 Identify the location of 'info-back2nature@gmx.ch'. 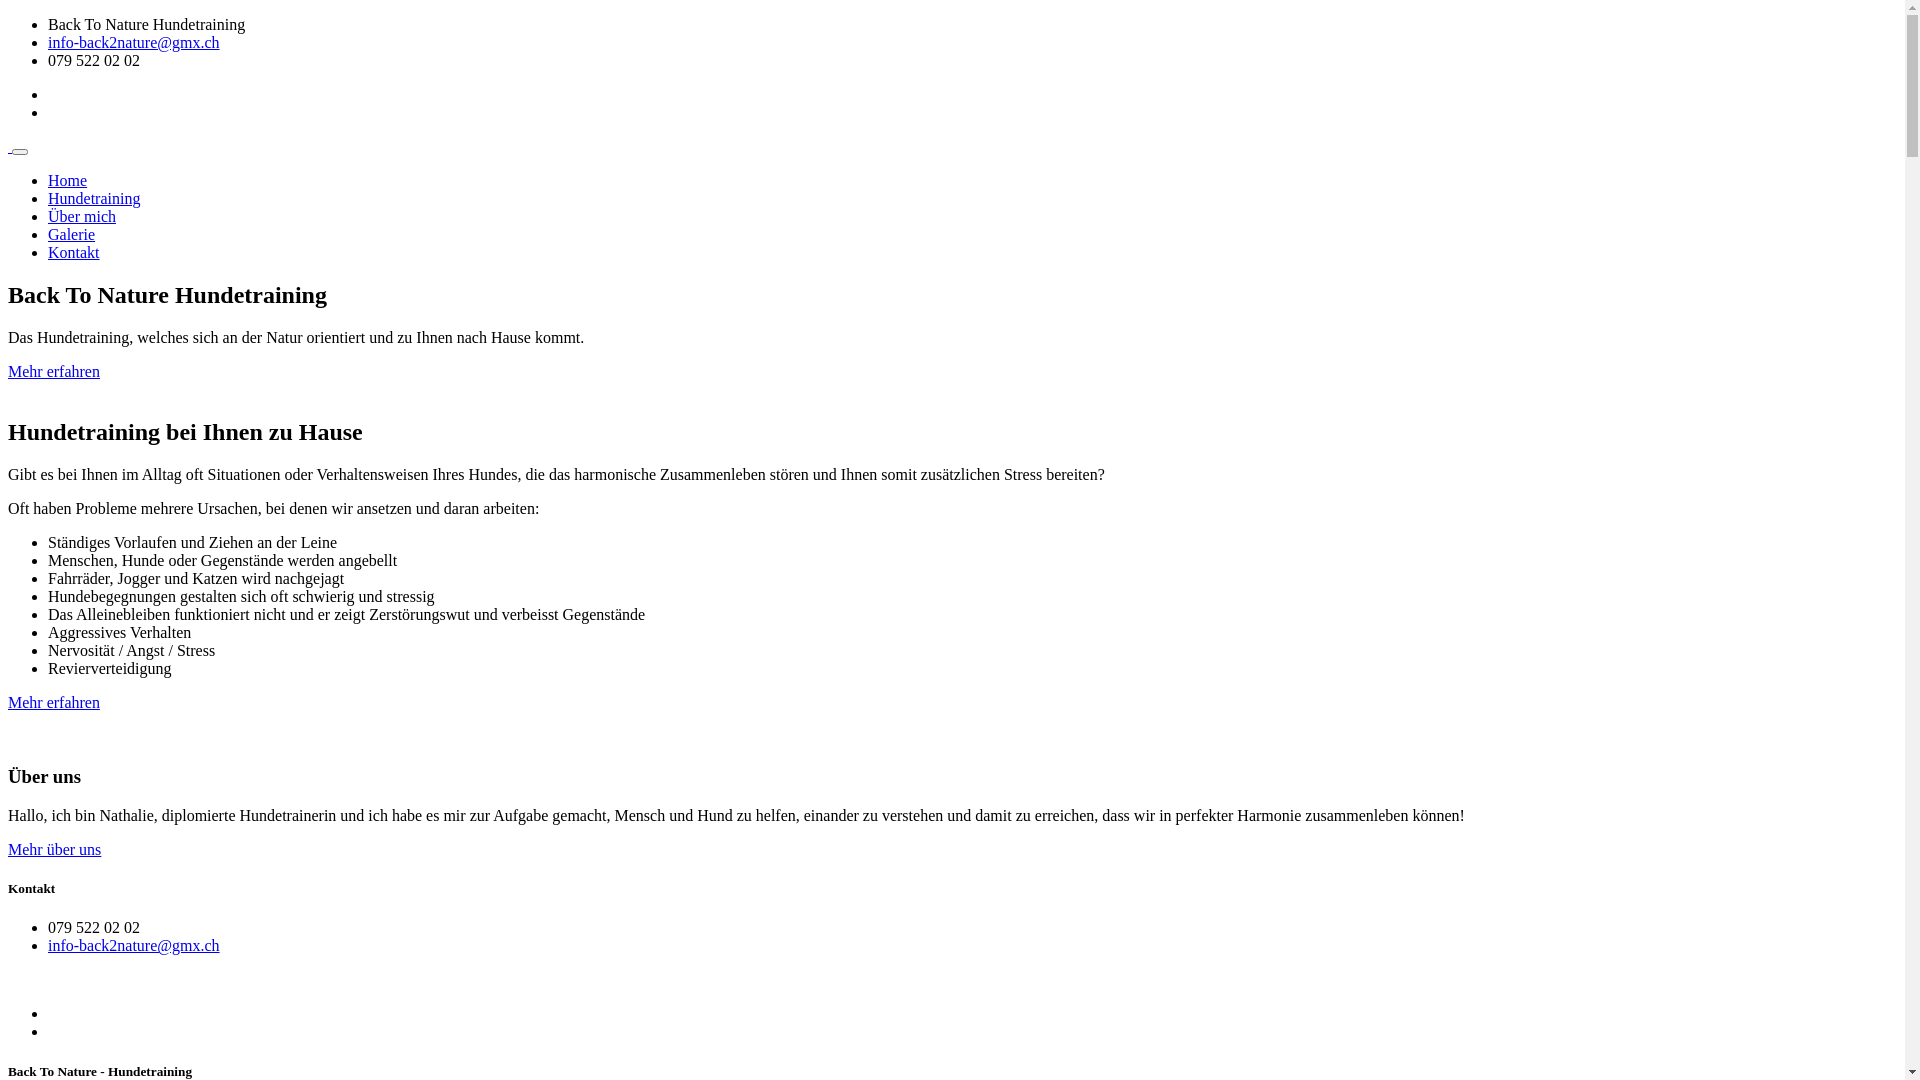
(48, 945).